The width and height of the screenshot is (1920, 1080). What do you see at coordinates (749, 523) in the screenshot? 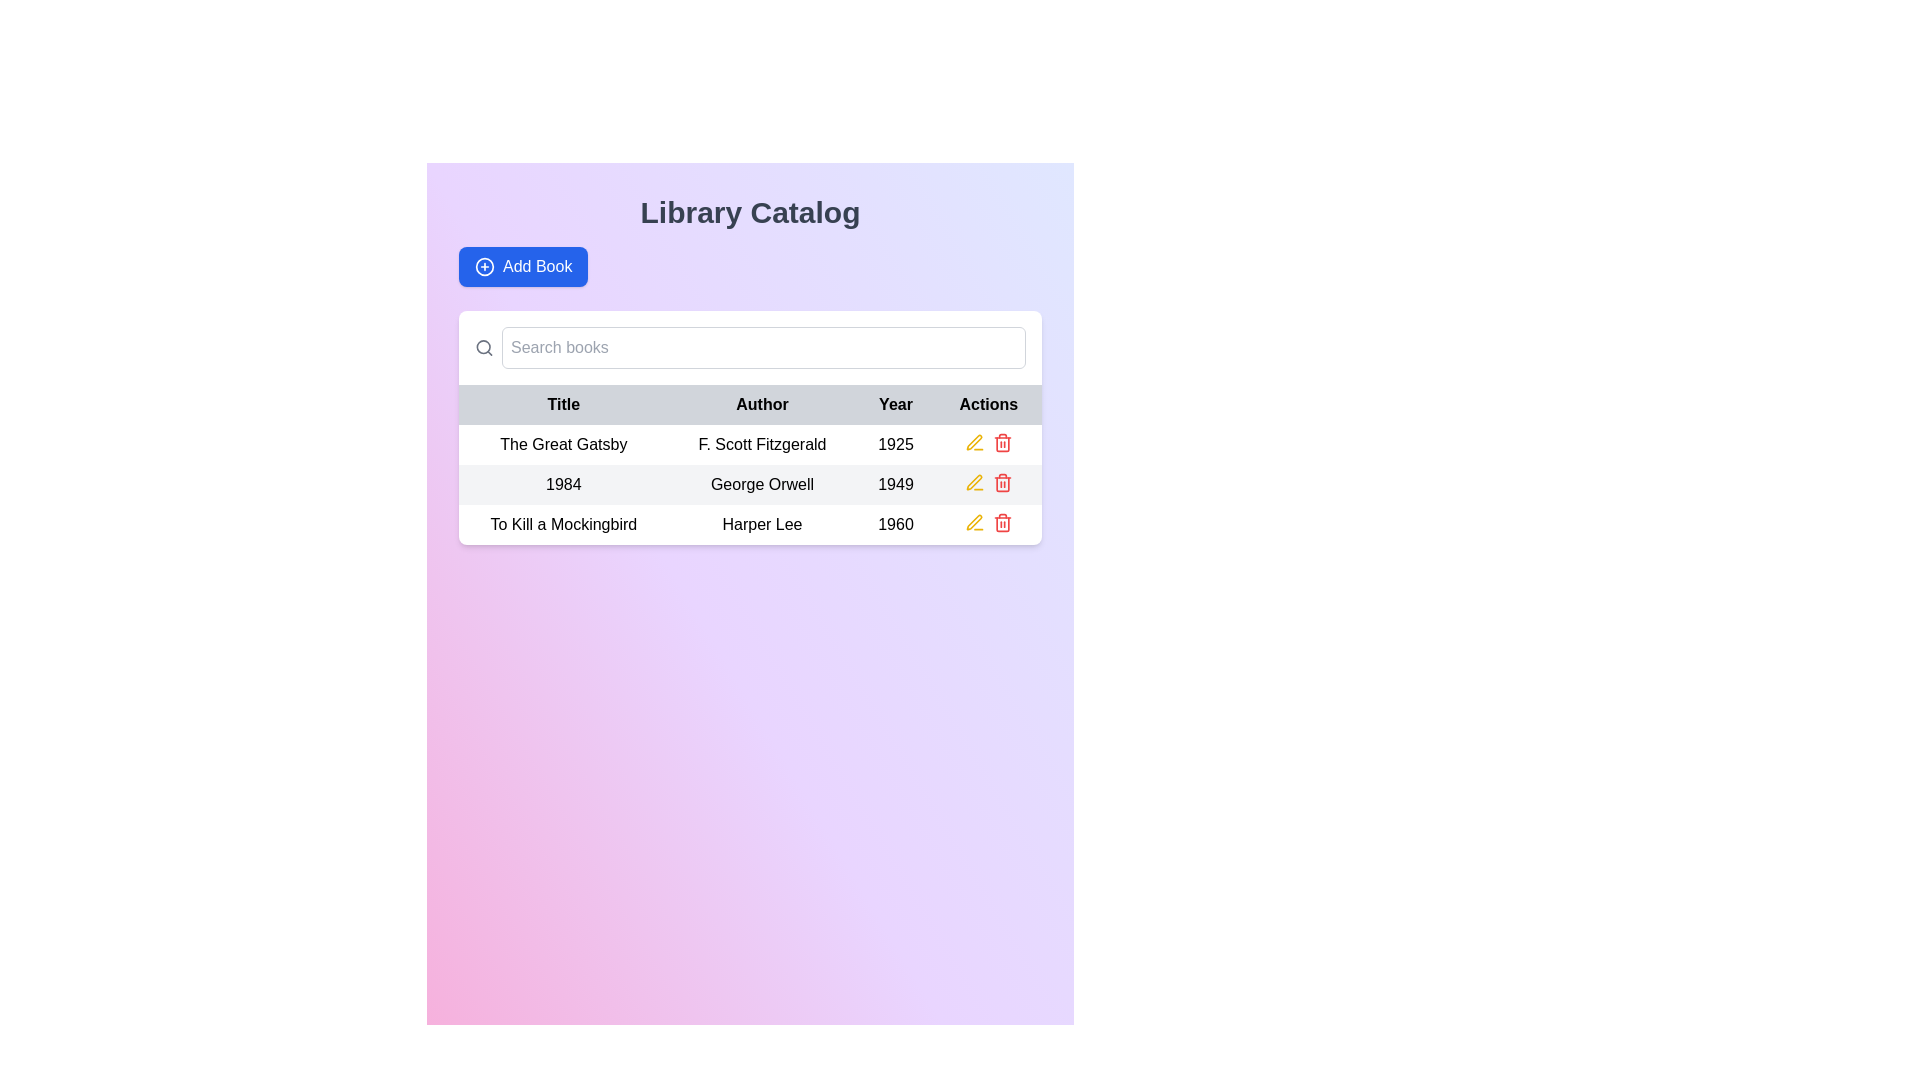
I see `the icons in the third row of the library catalog table` at bounding box center [749, 523].